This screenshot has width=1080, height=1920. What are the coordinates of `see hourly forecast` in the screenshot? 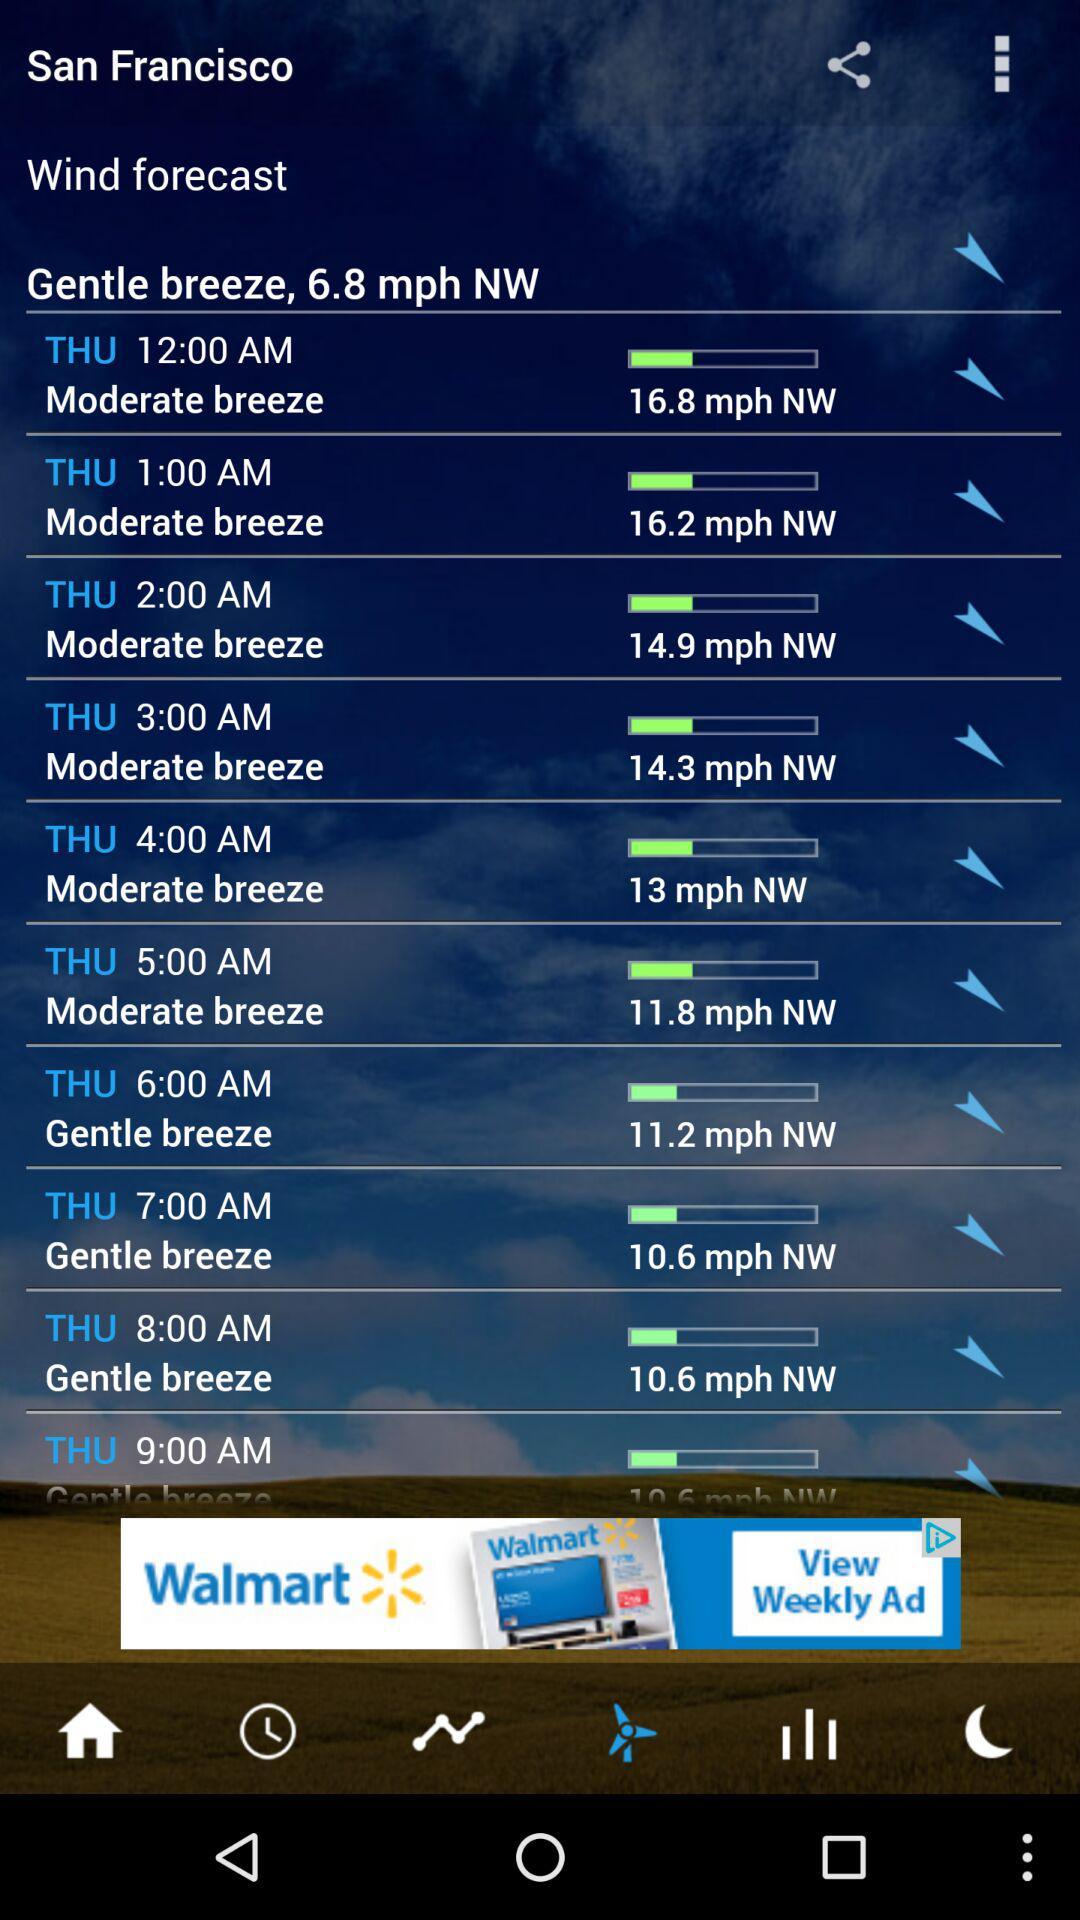 It's located at (270, 1728).